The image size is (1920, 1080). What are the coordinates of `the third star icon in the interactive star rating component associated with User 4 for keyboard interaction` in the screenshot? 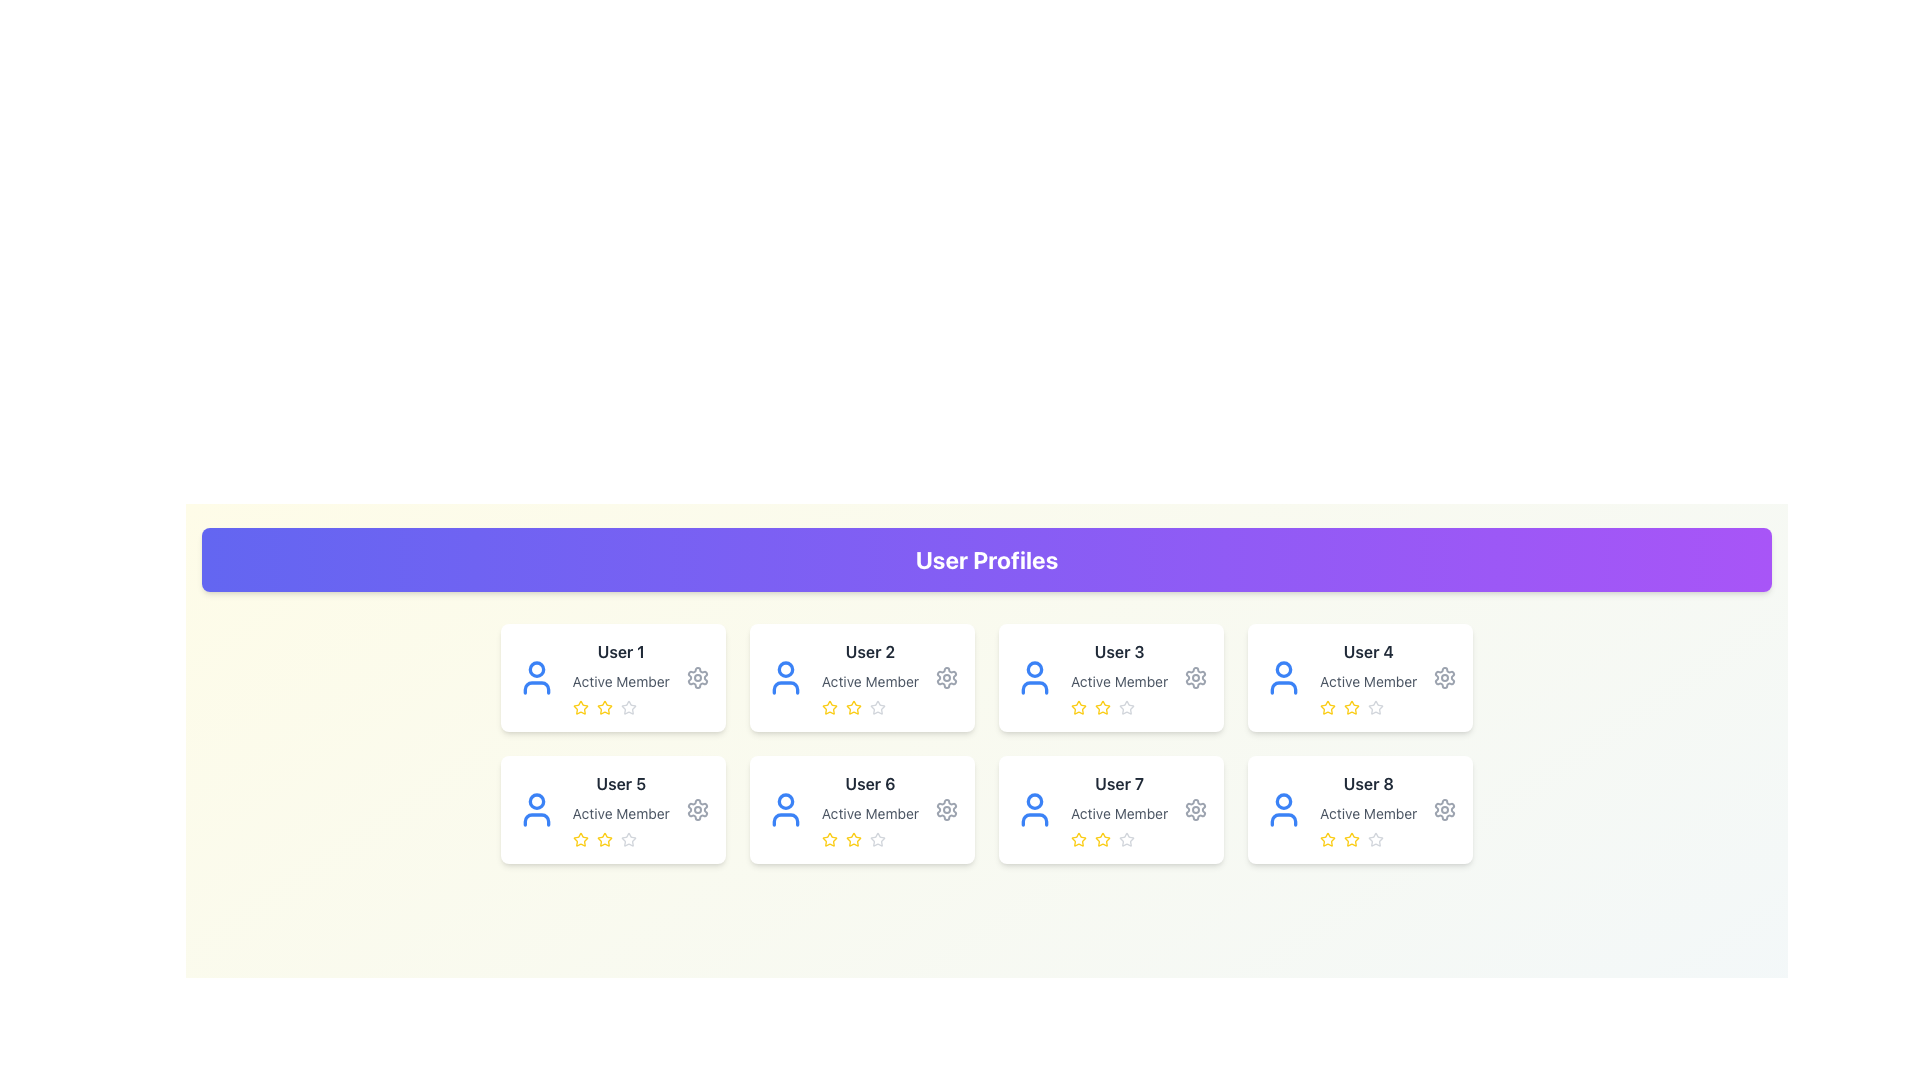 It's located at (1328, 706).